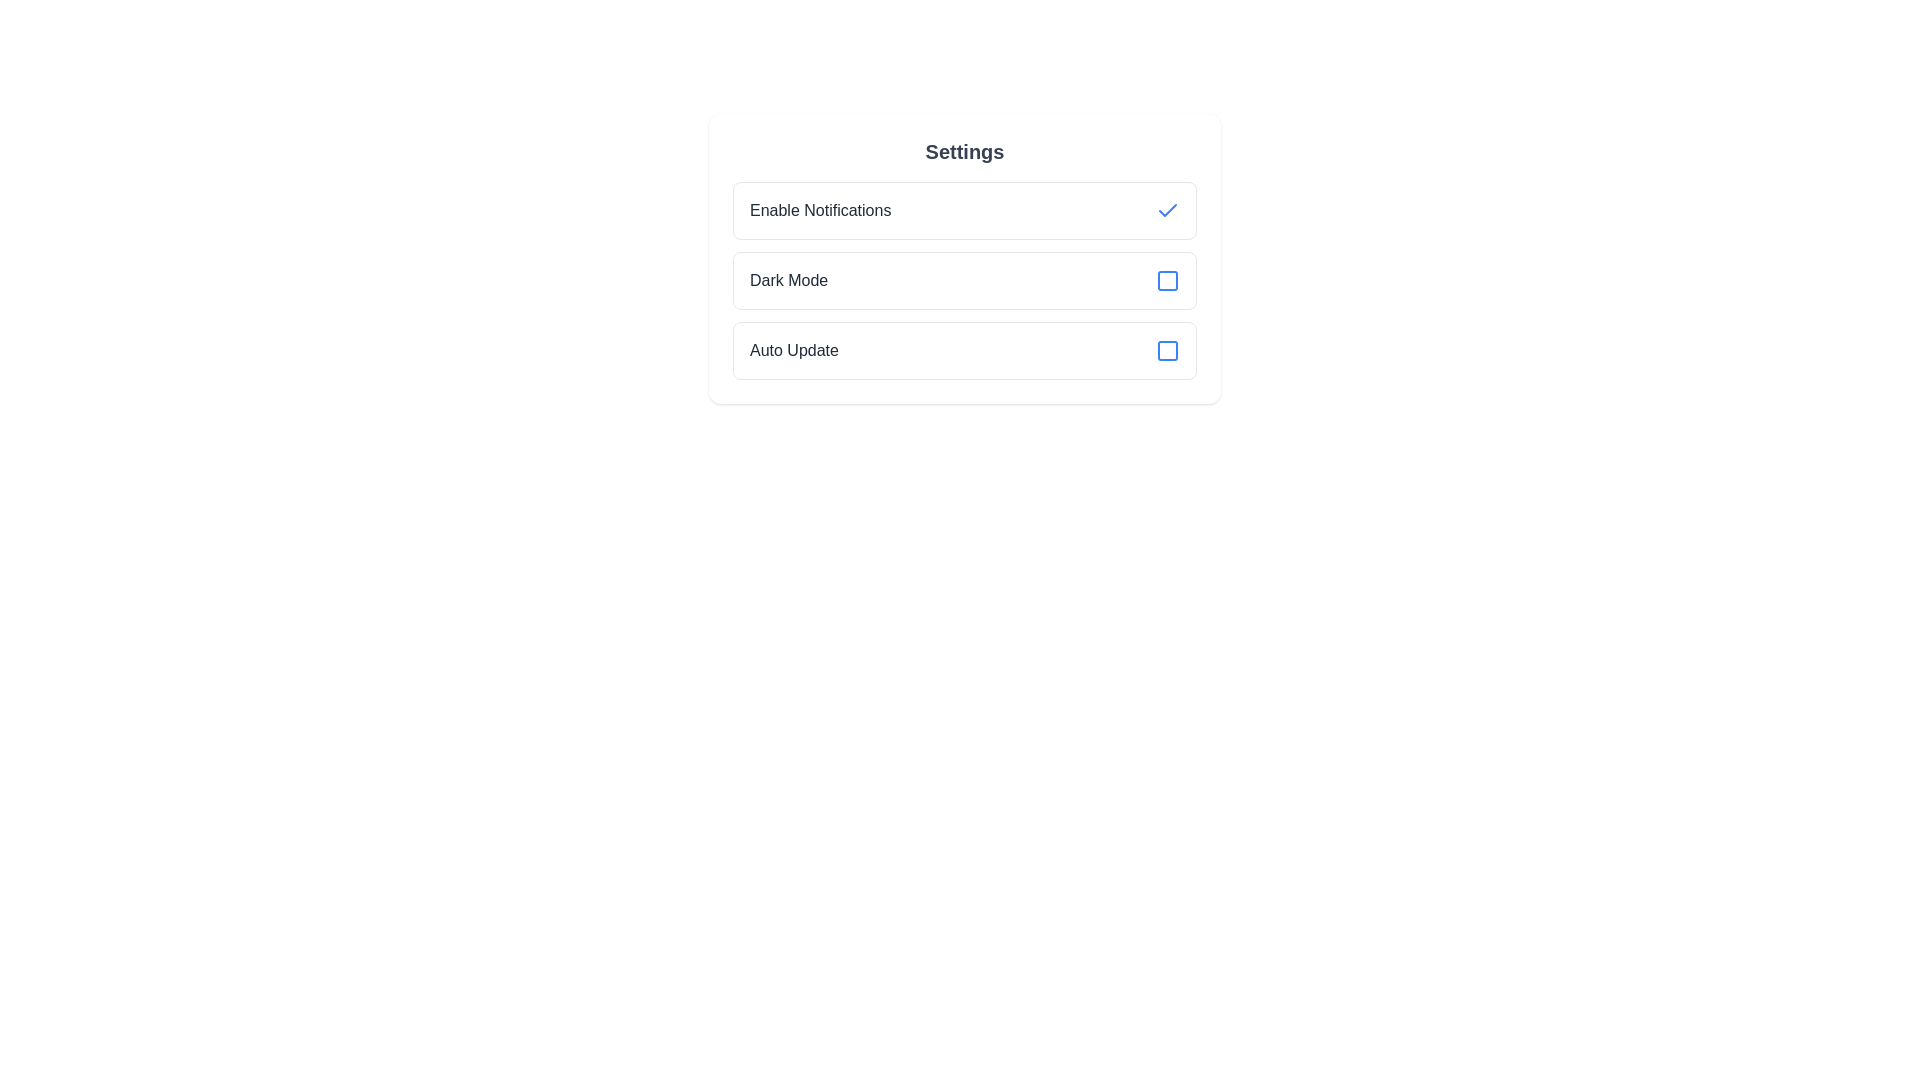 The width and height of the screenshot is (1920, 1080). I want to click on the Toggleable List Item labeled 'Enable Notifications', so click(964, 211).